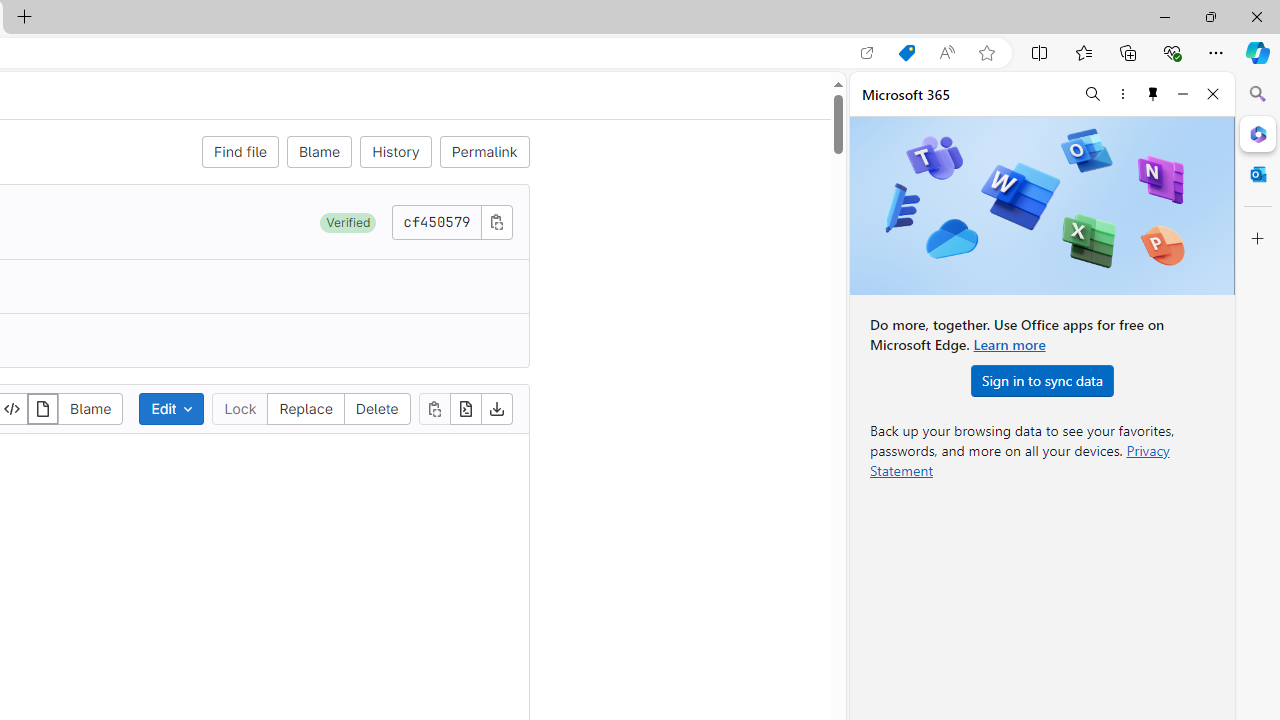 The width and height of the screenshot is (1280, 720). What do you see at coordinates (1009, 343) in the screenshot?
I see `'Learn more about Microsoft Office.'` at bounding box center [1009, 343].